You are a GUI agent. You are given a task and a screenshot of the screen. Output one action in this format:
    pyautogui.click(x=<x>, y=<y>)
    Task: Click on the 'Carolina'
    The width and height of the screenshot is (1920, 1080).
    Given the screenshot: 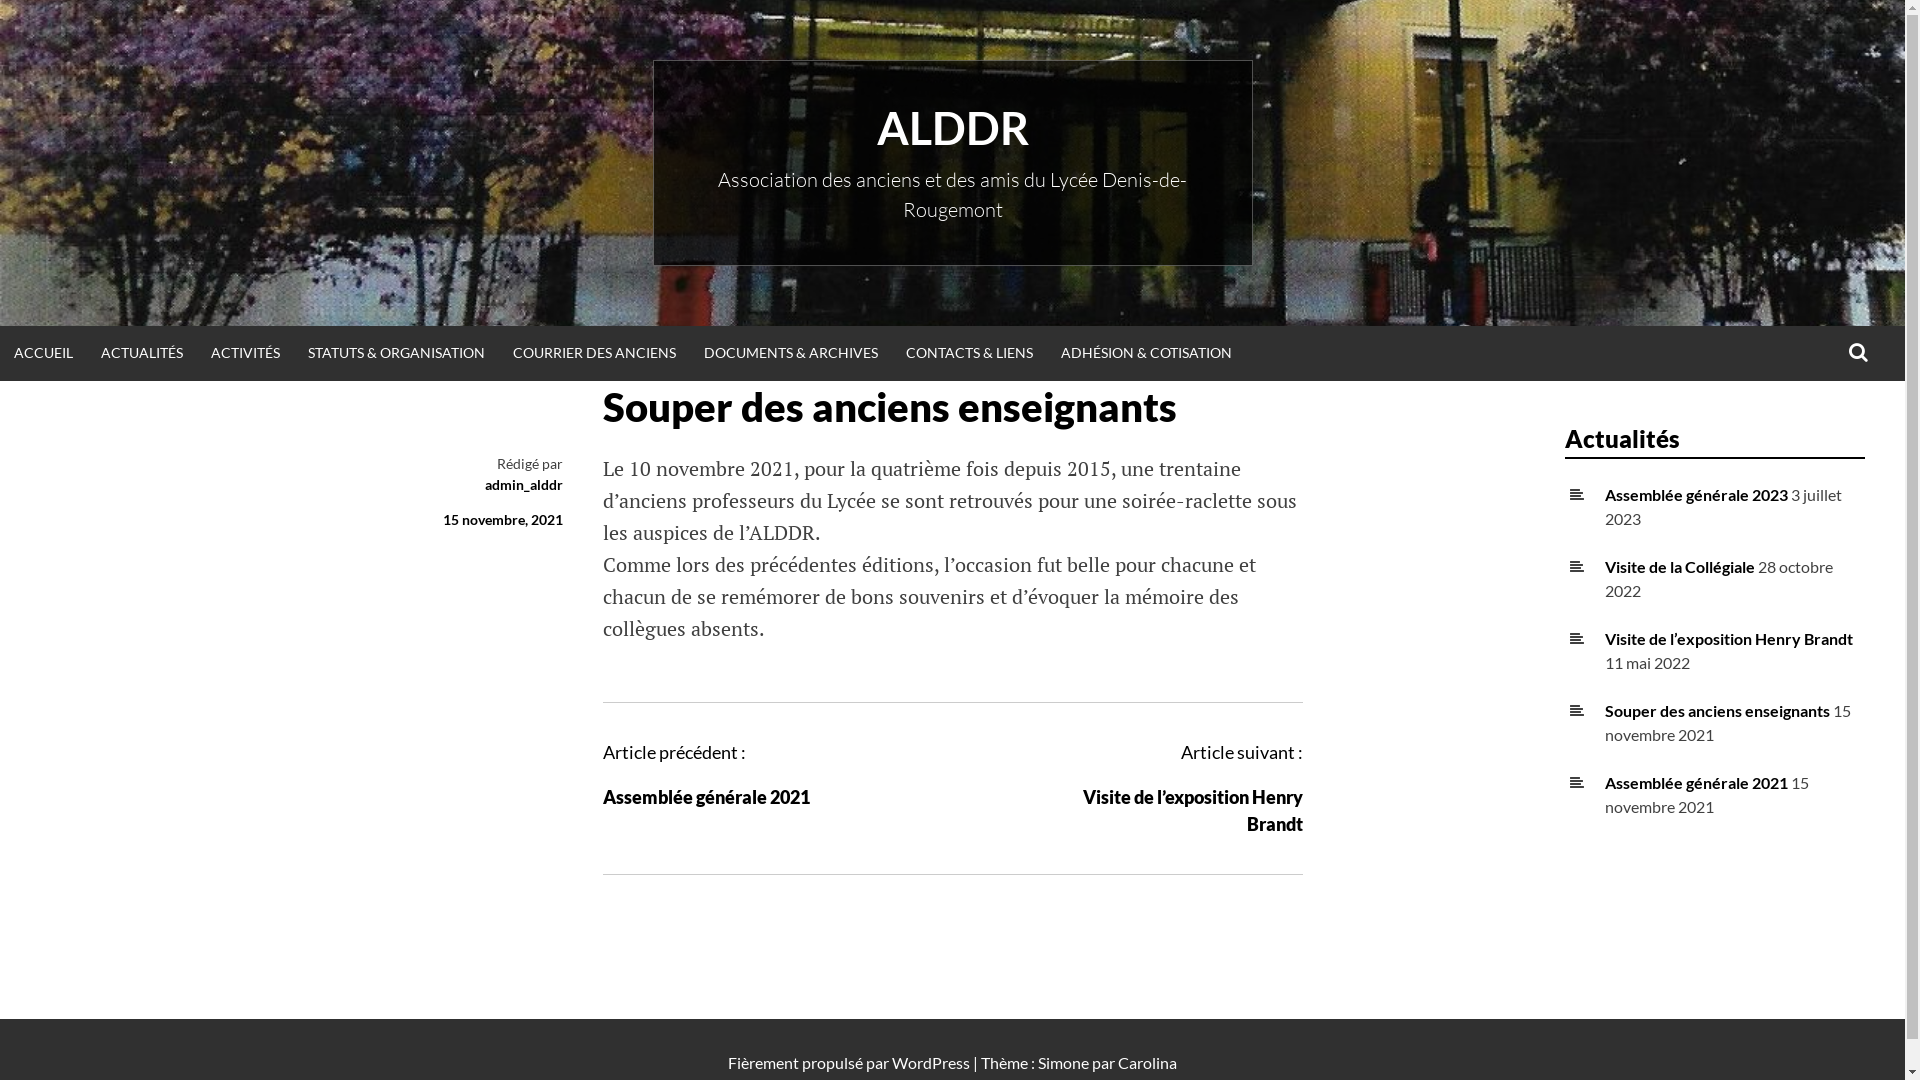 What is the action you would take?
    pyautogui.click(x=1147, y=1061)
    